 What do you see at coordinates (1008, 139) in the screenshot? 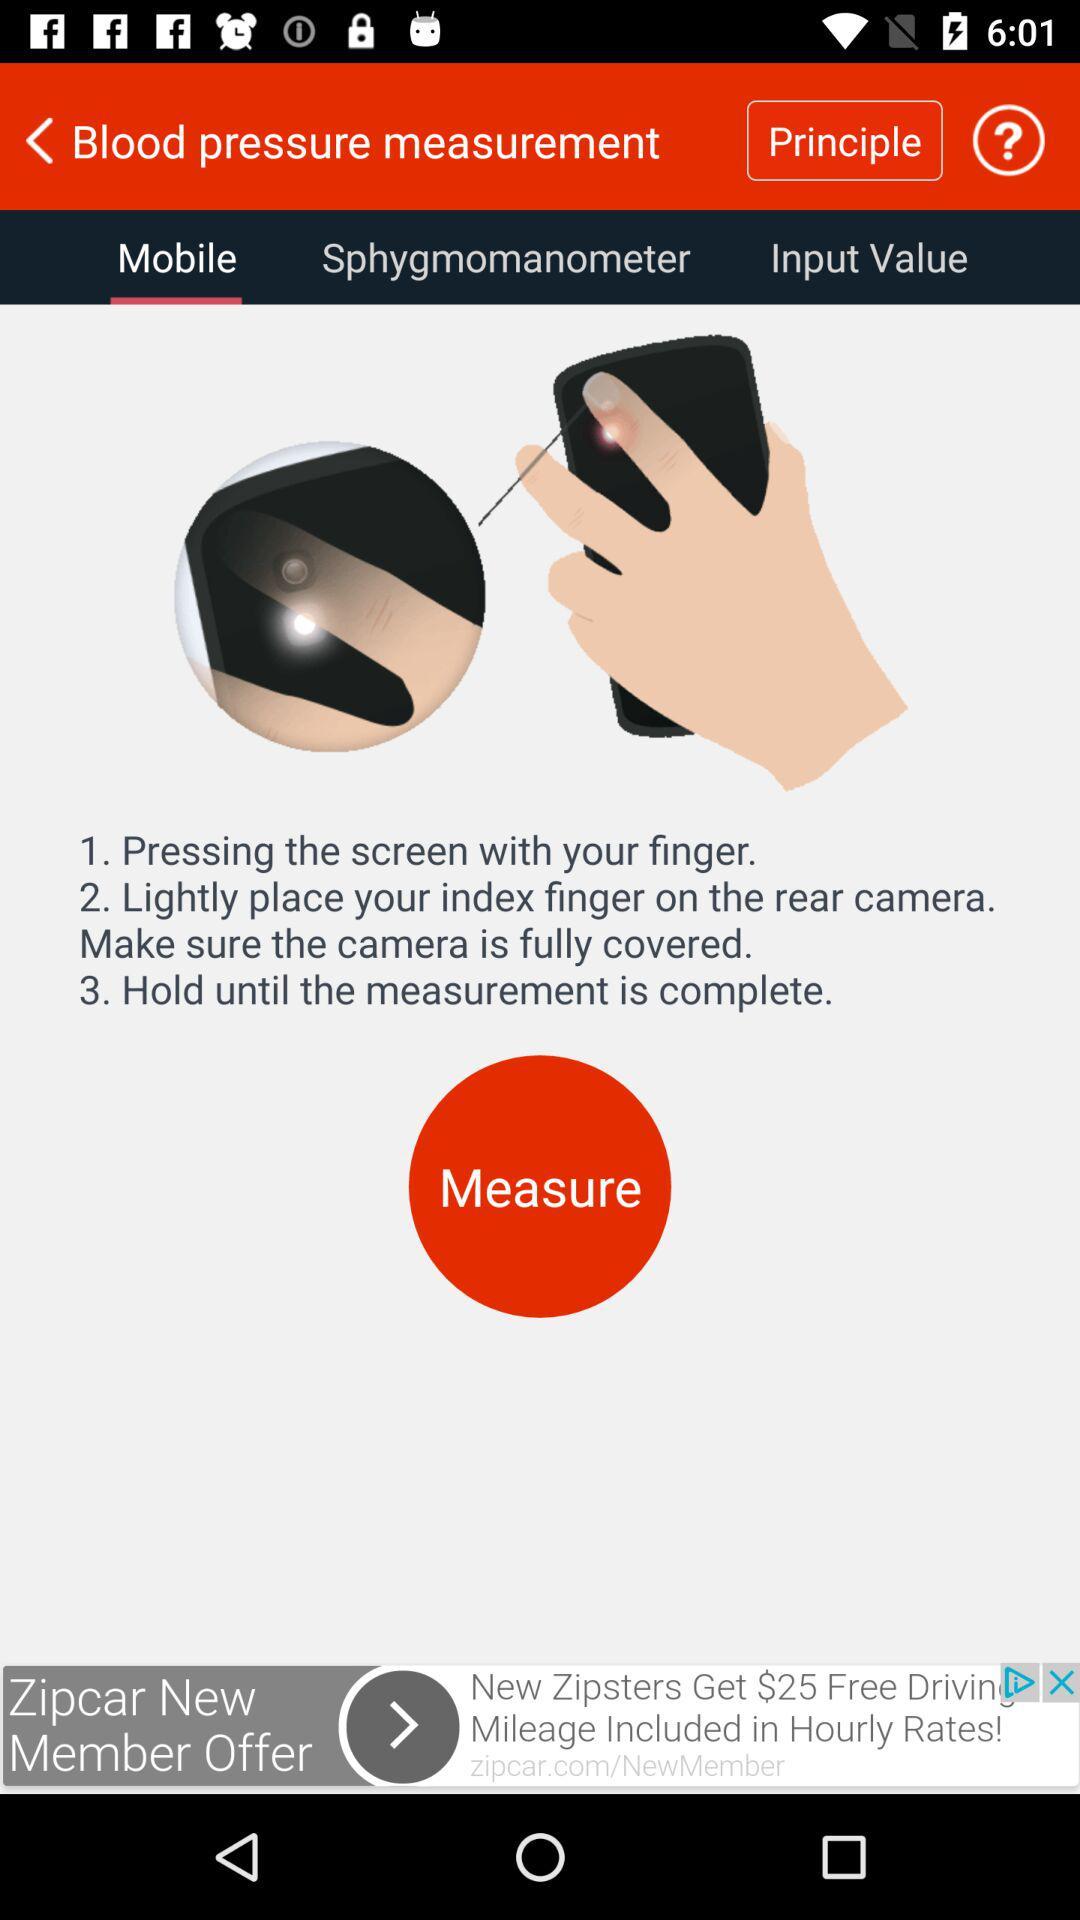
I see `the option to get help` at bounding box center [1008, 139].